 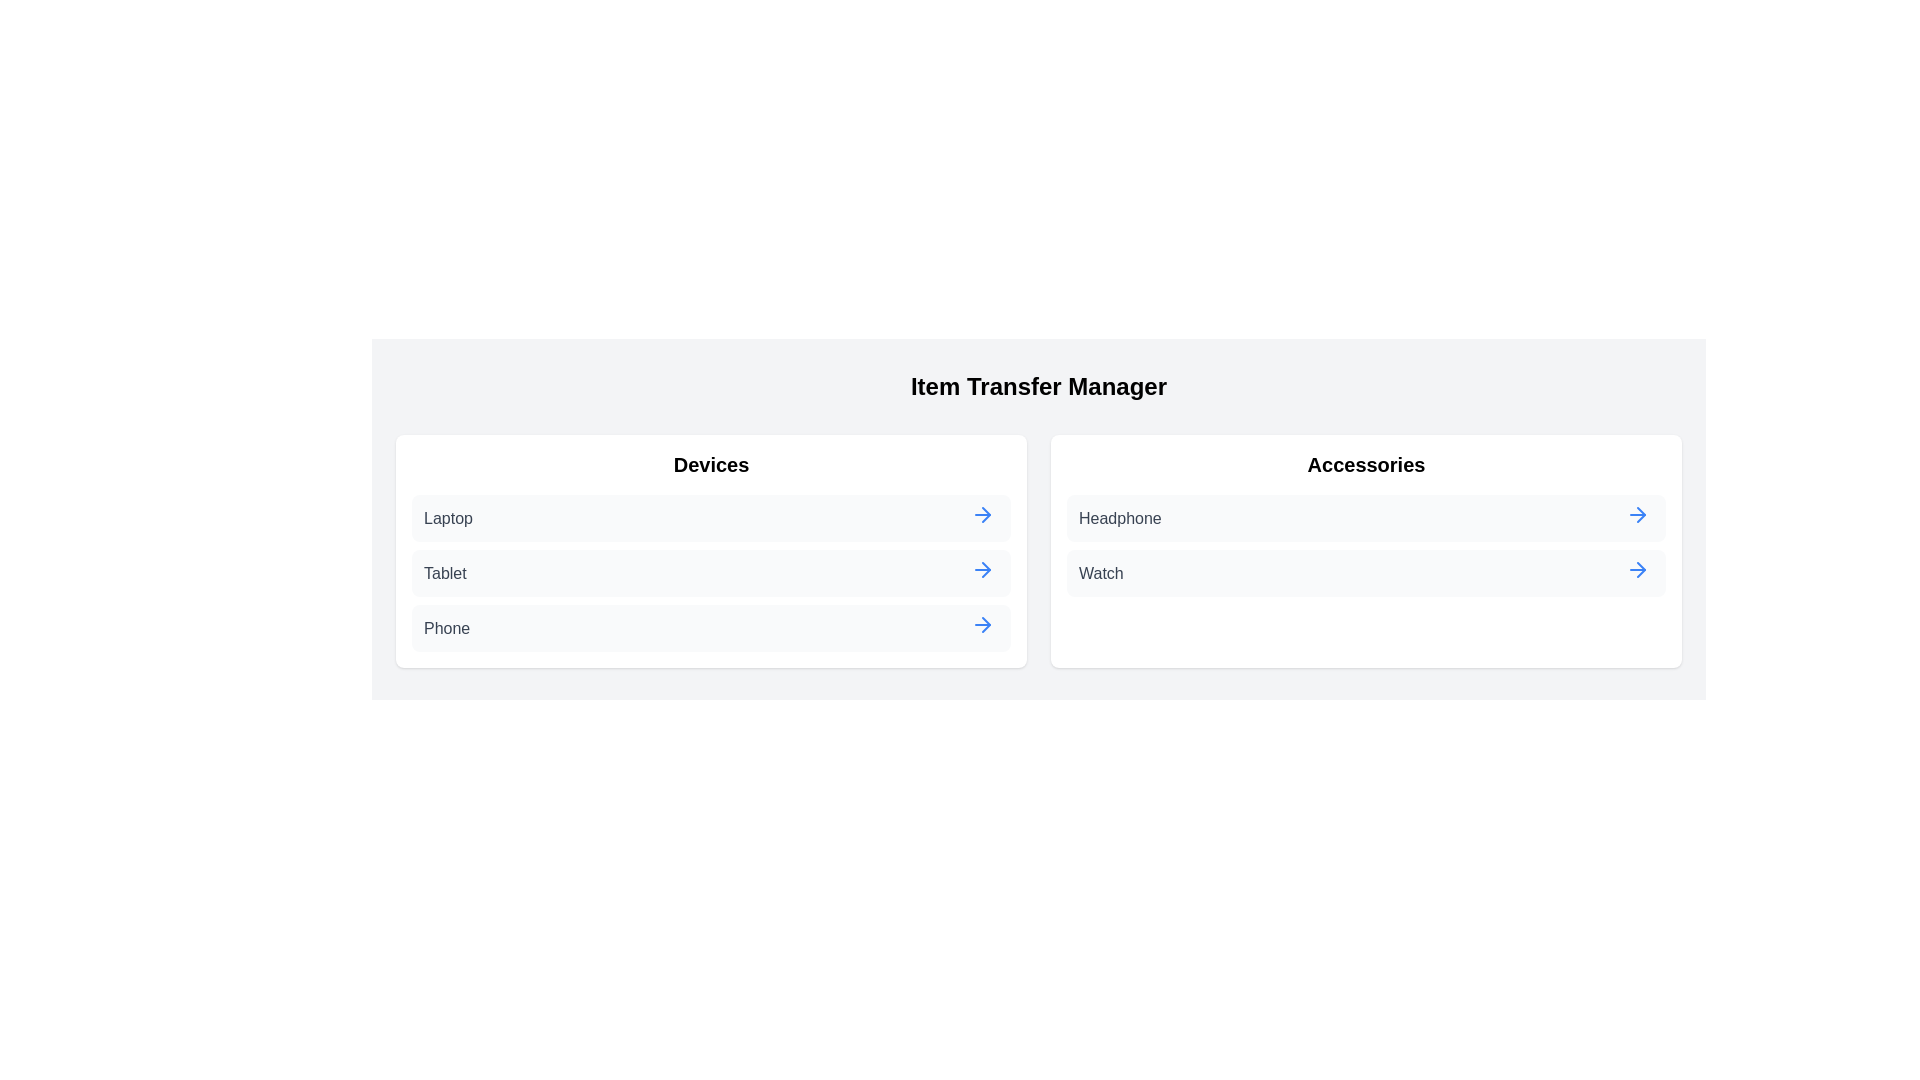 What do you see at coordinates (983, 623) in the screenshot?
I see `arrow button next to the item Phone in the category Devices to transfer it to the other category` at bounding box center [983, 623].